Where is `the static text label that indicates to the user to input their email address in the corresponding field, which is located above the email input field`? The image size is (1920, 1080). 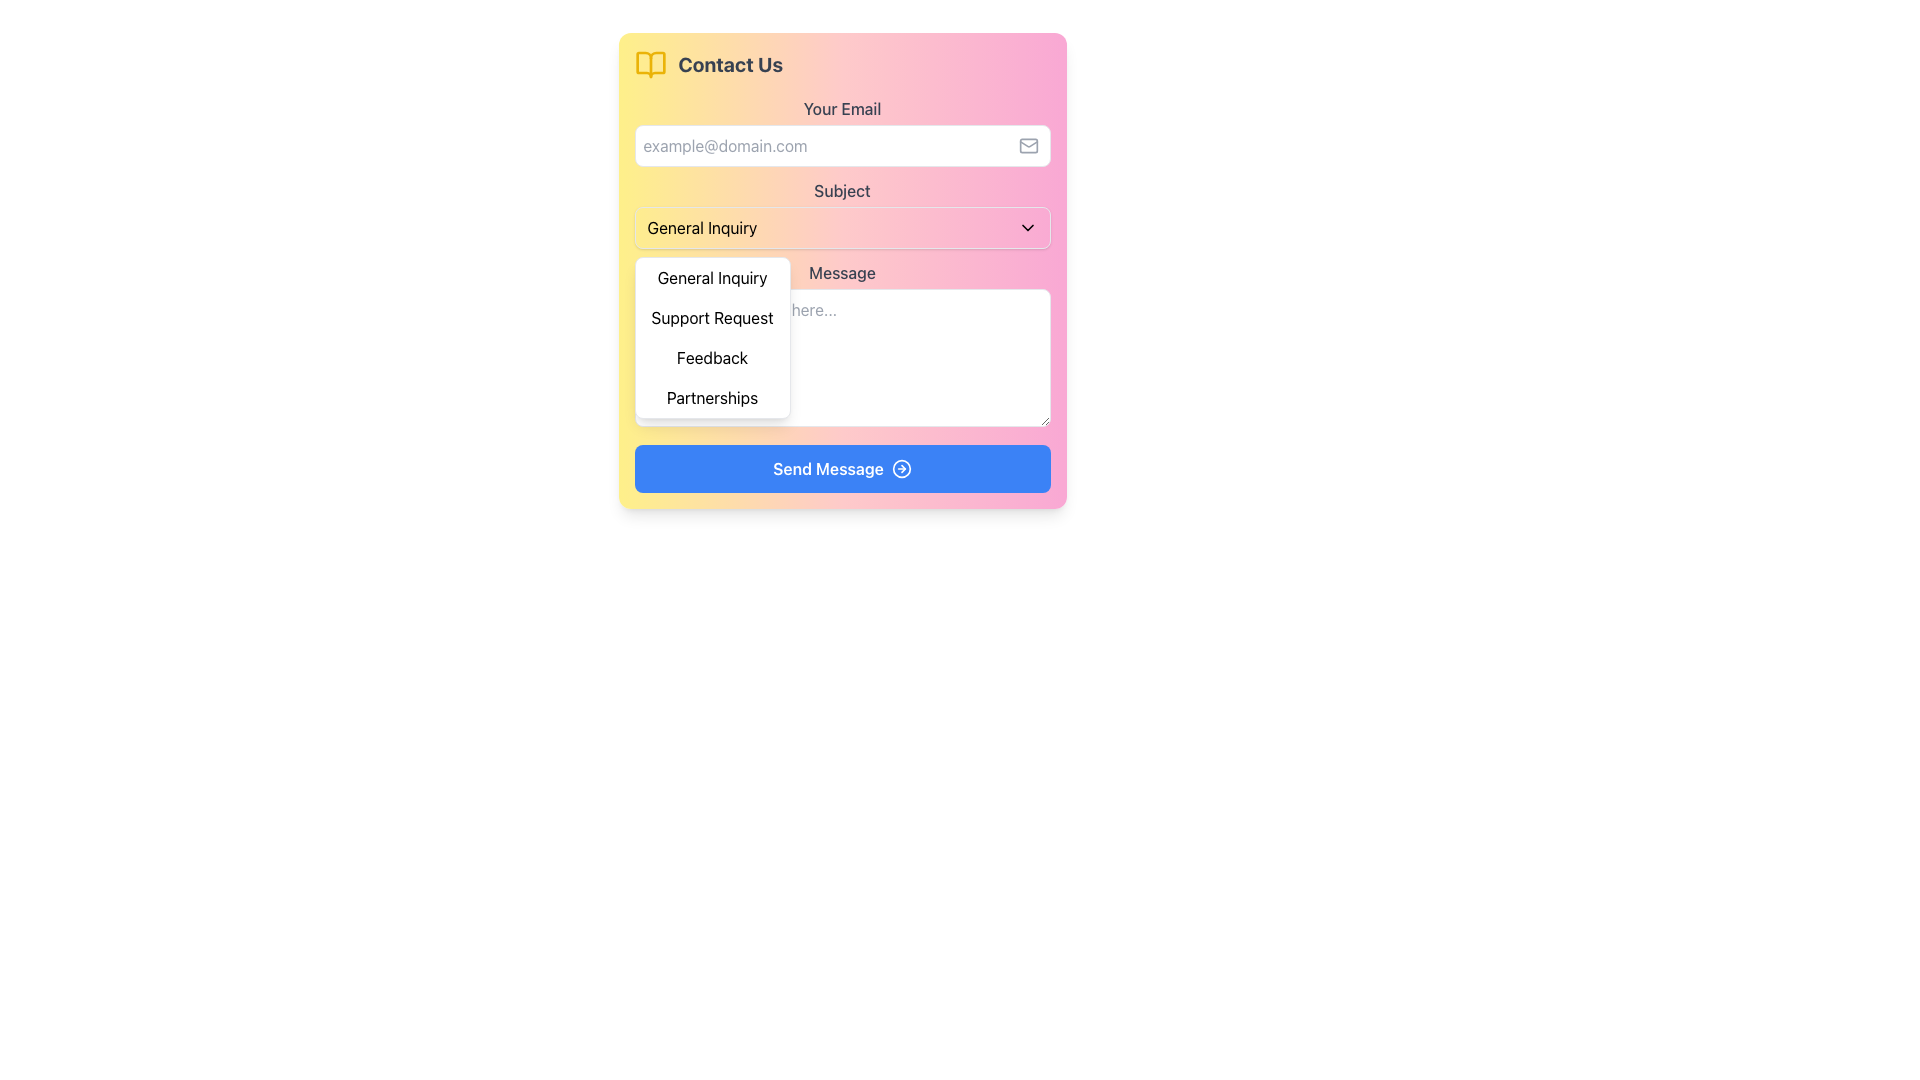 the static text label that indicates to the user to input their email address in the corresponding field, which is located above the email input field is located at coordinates (842, 108).